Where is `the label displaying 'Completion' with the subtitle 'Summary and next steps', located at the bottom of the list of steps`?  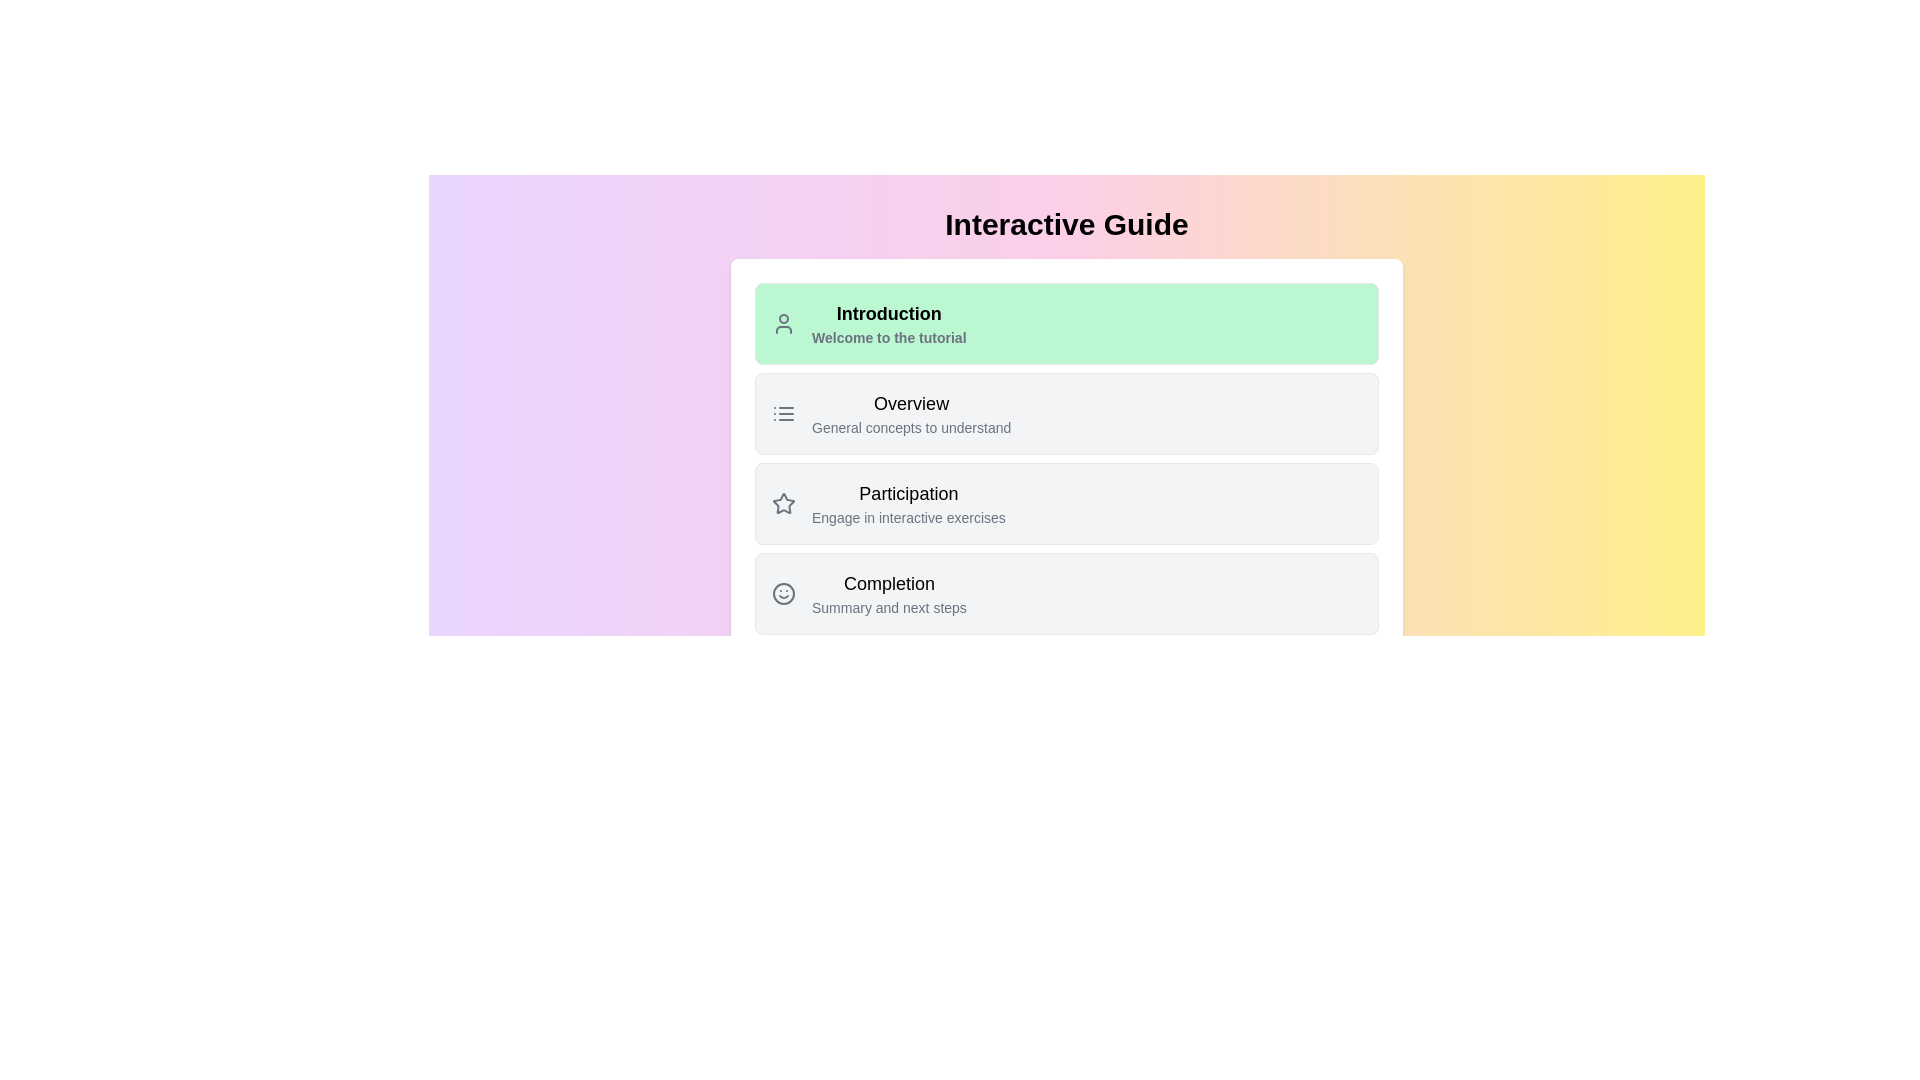 the label displaying 'Completion' with the subtitle 'Summary and next steps', located at the bottom of the list of steps is located at coordinates (888, 593).